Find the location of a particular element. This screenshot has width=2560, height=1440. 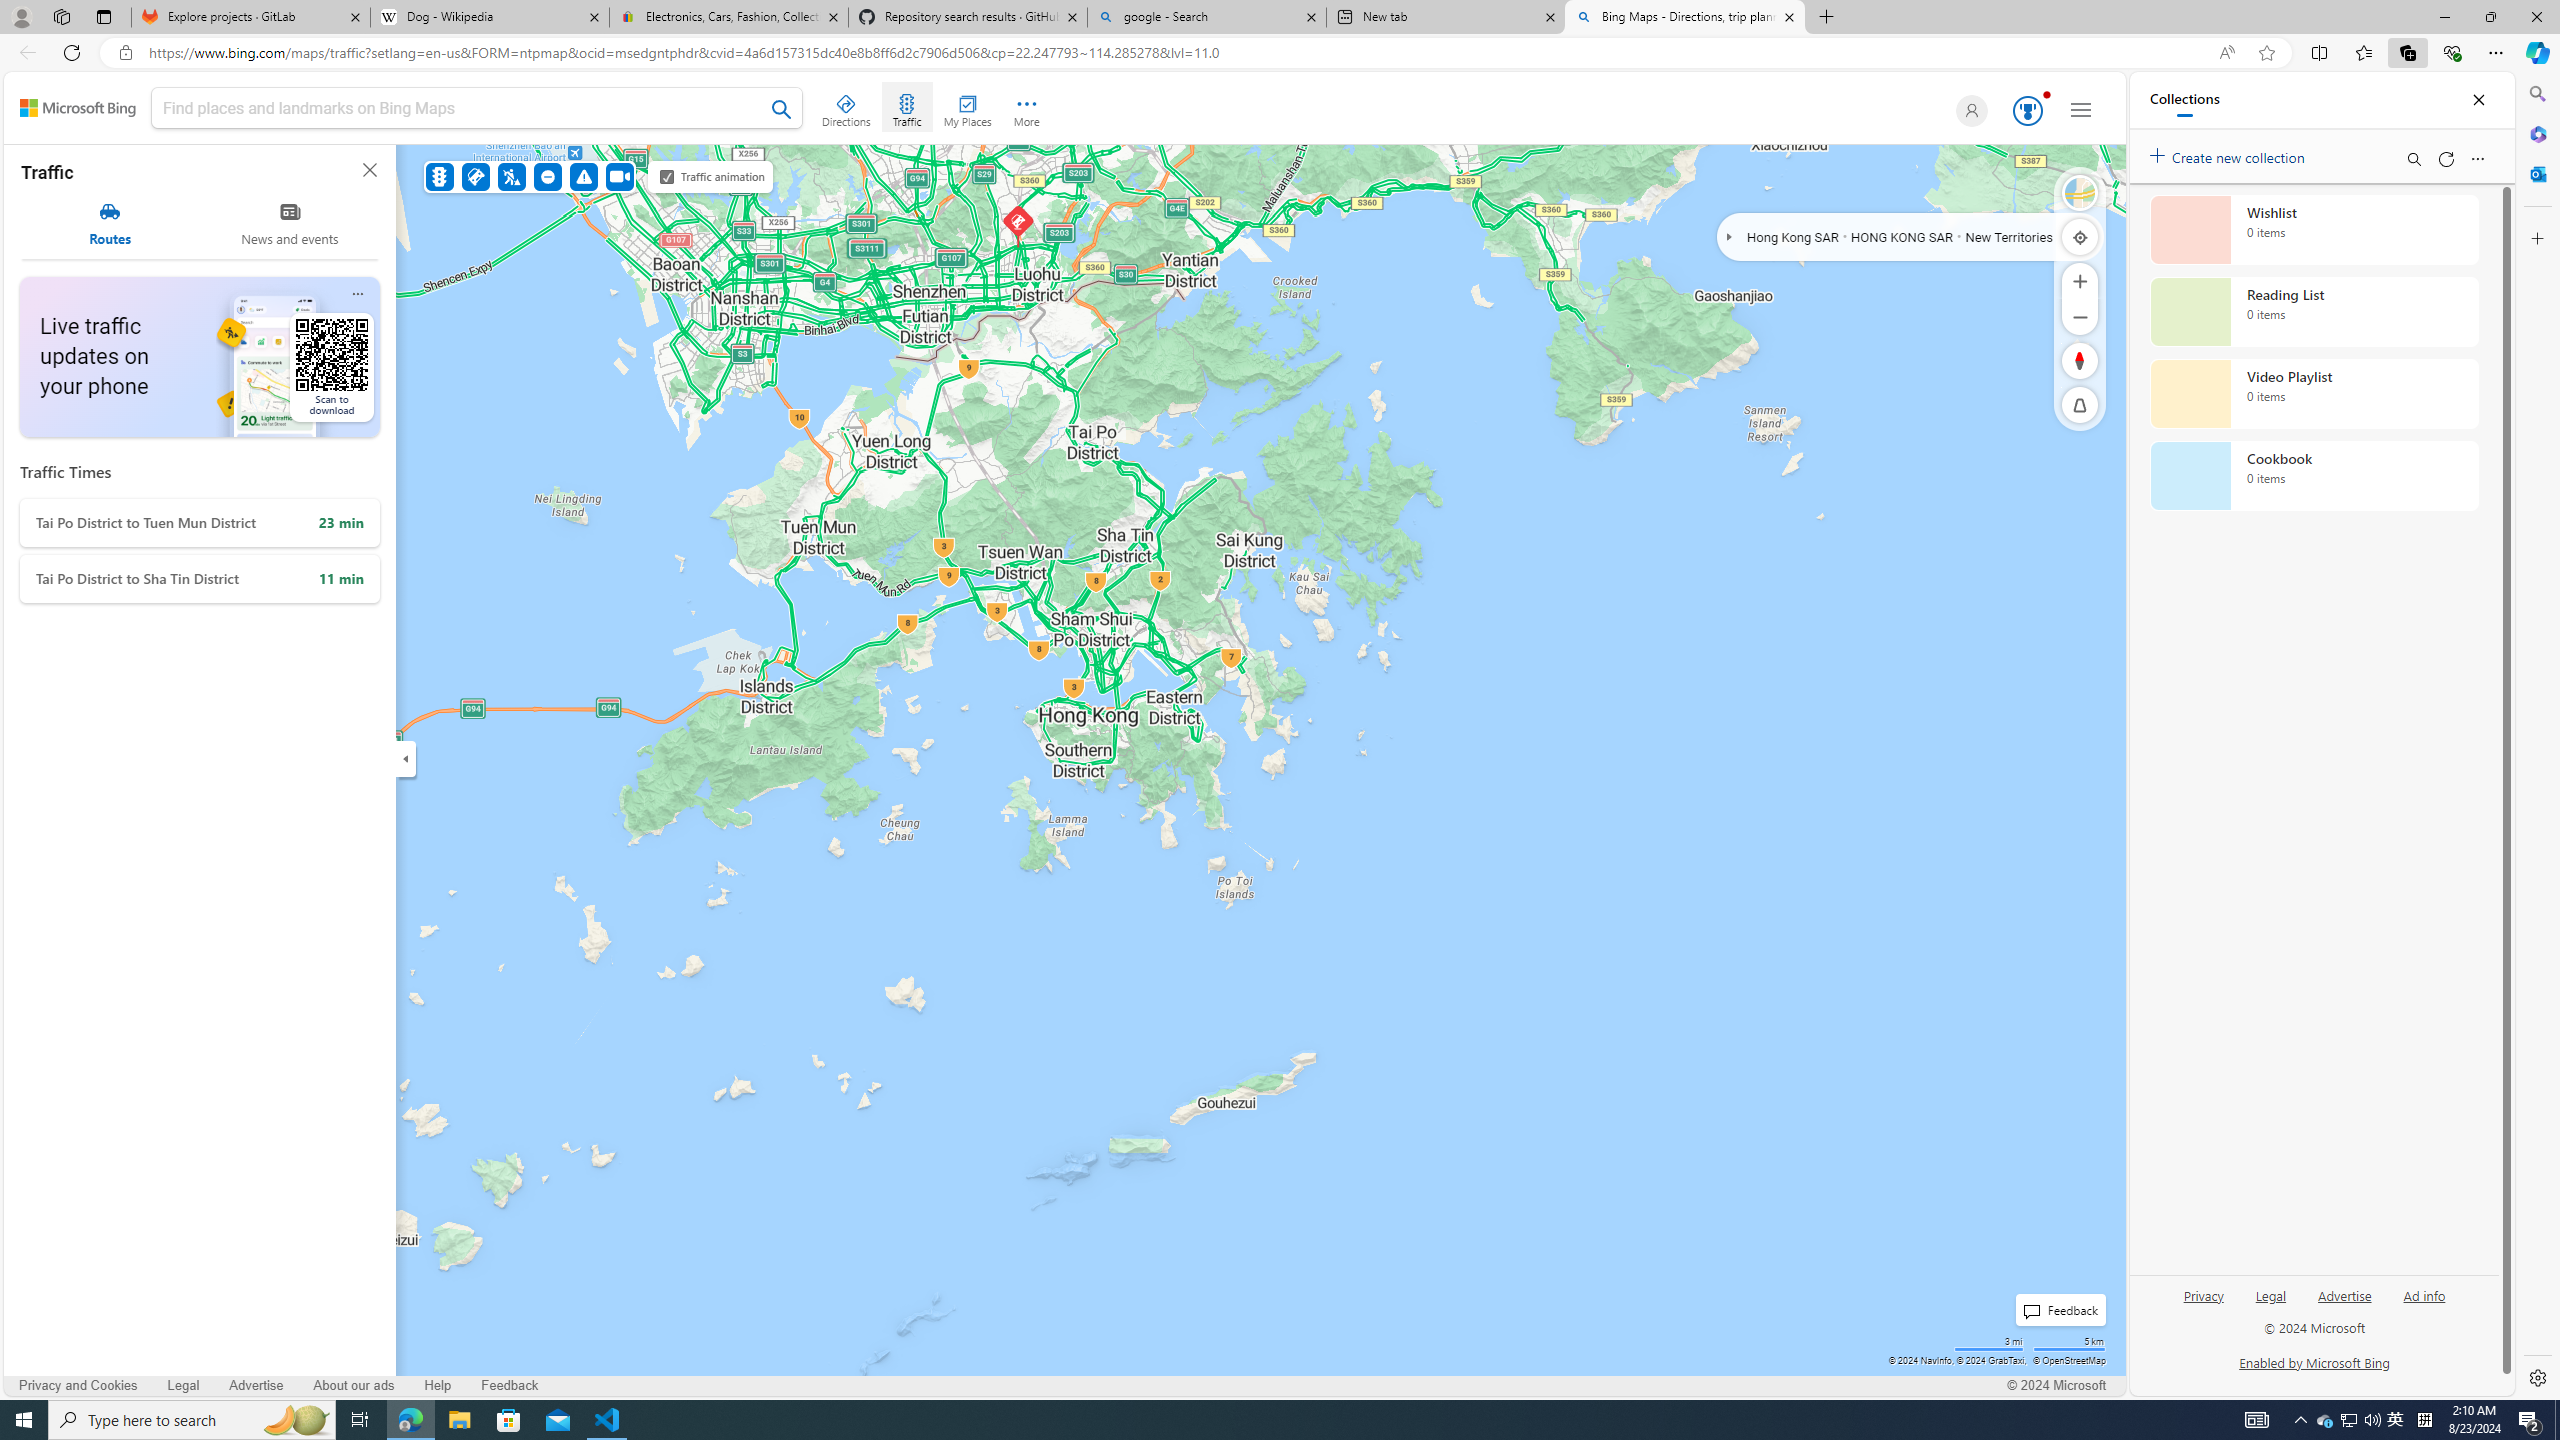

'Bird' is located at coordinates (2079, 192).